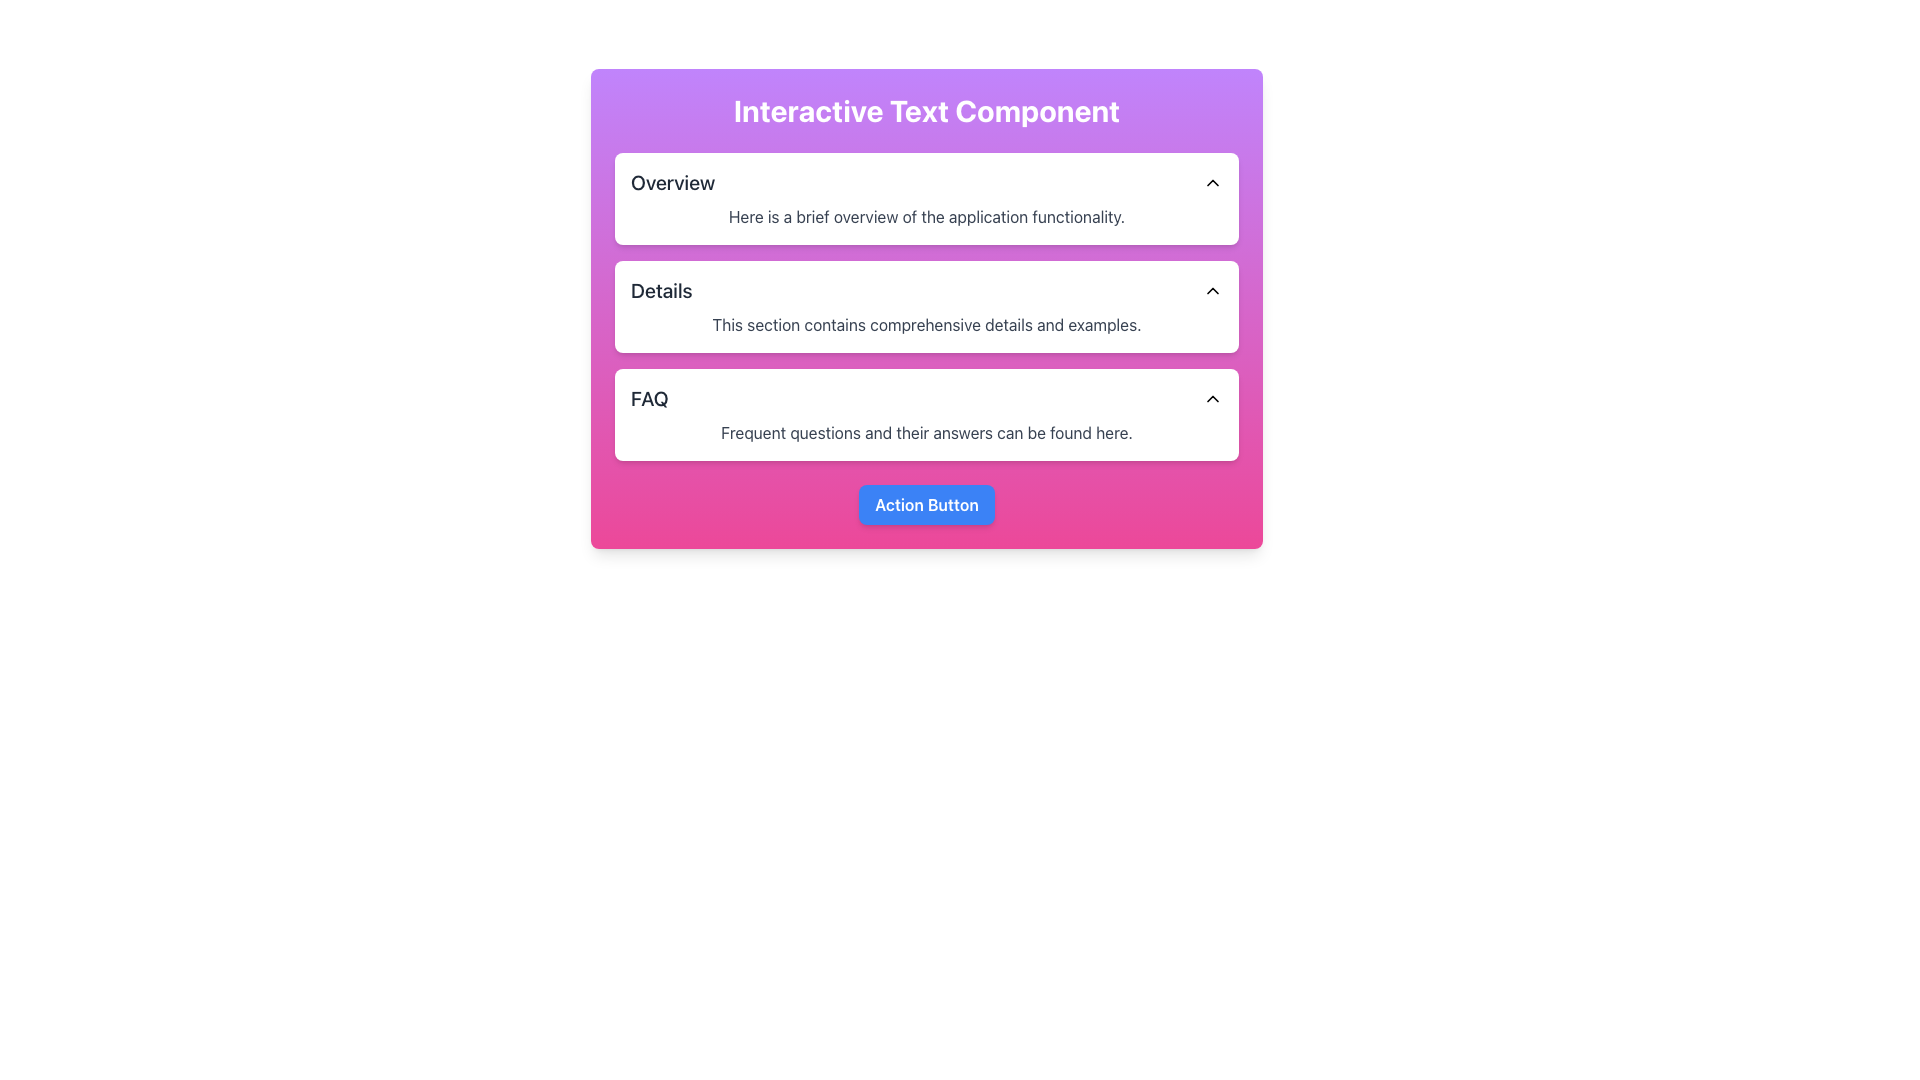  I want to click on the upward-pointing collapsible icon located at the right side of the FAQ section header, so click(1212, 398).